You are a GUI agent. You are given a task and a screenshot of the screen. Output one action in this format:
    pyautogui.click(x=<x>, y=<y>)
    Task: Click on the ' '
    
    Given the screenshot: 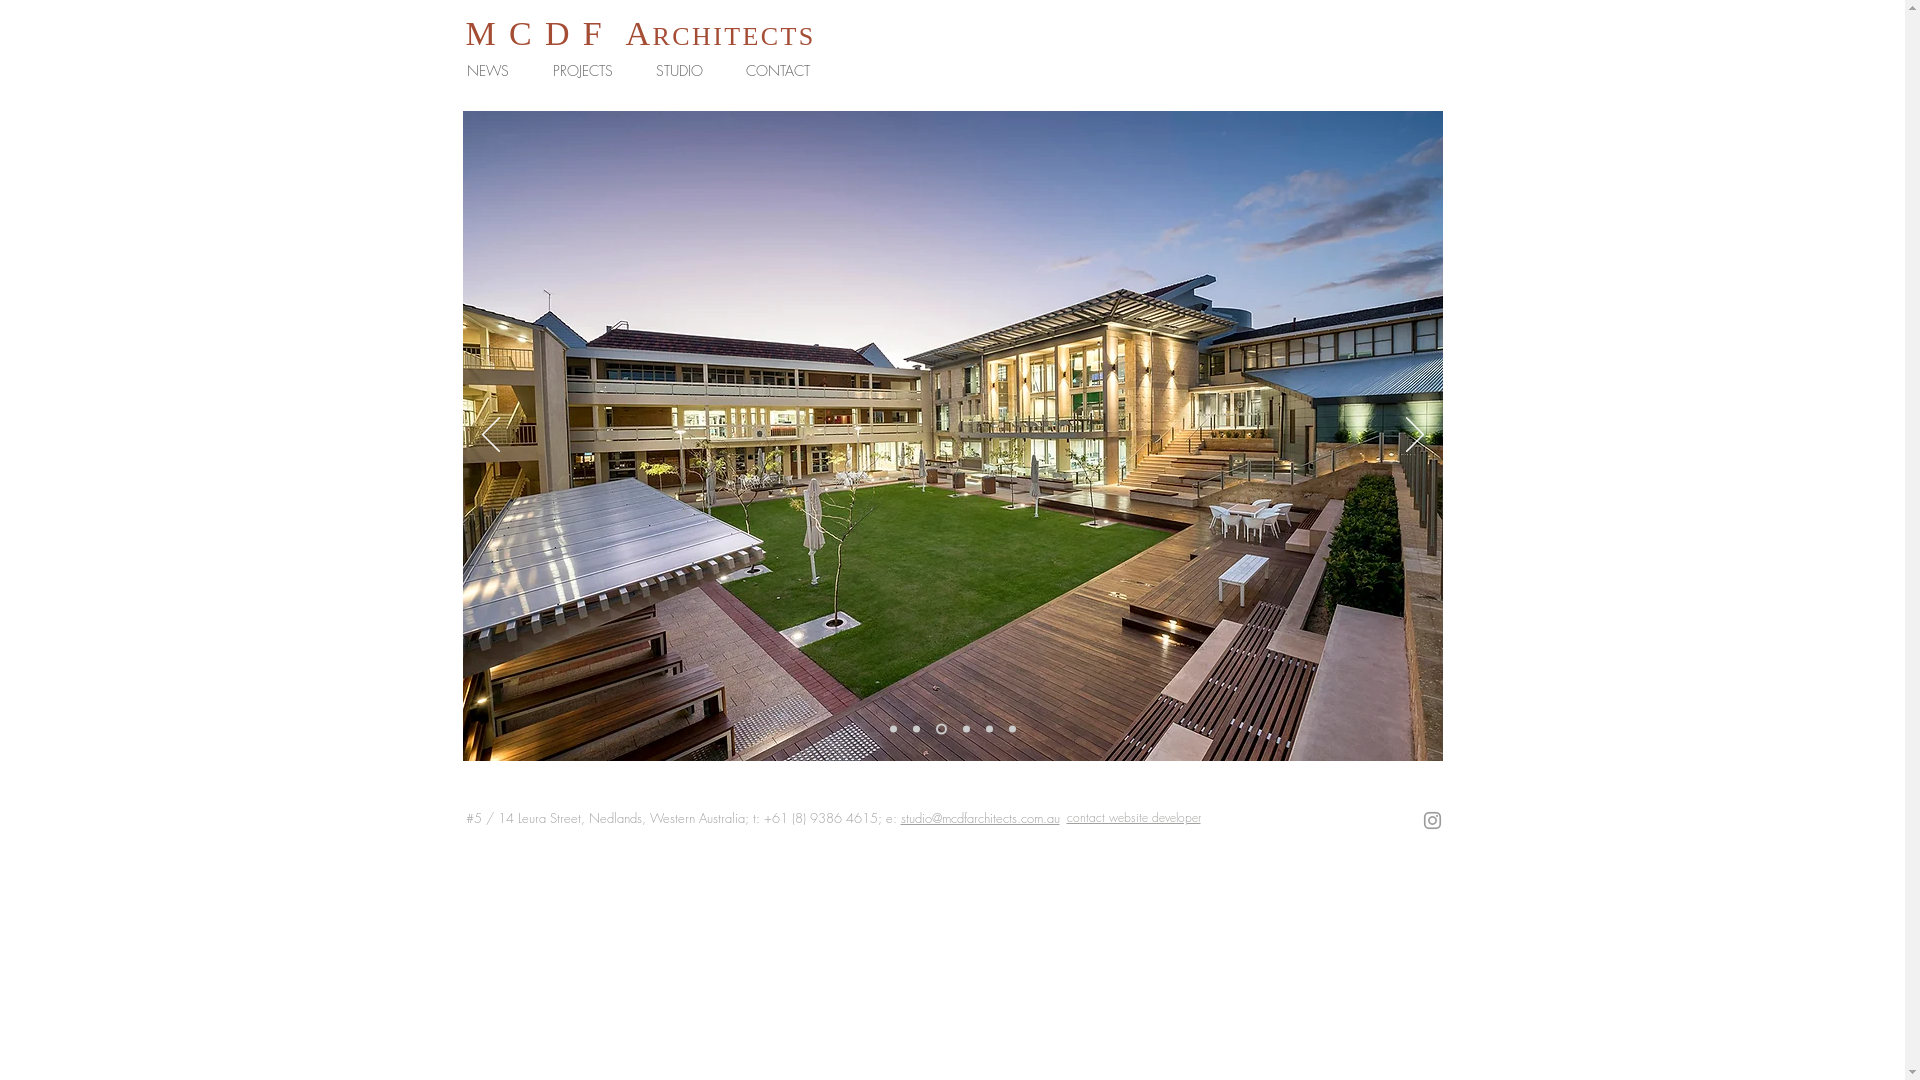 What is the action you would take?
    pyautogui.click(x=613, y=34)
    